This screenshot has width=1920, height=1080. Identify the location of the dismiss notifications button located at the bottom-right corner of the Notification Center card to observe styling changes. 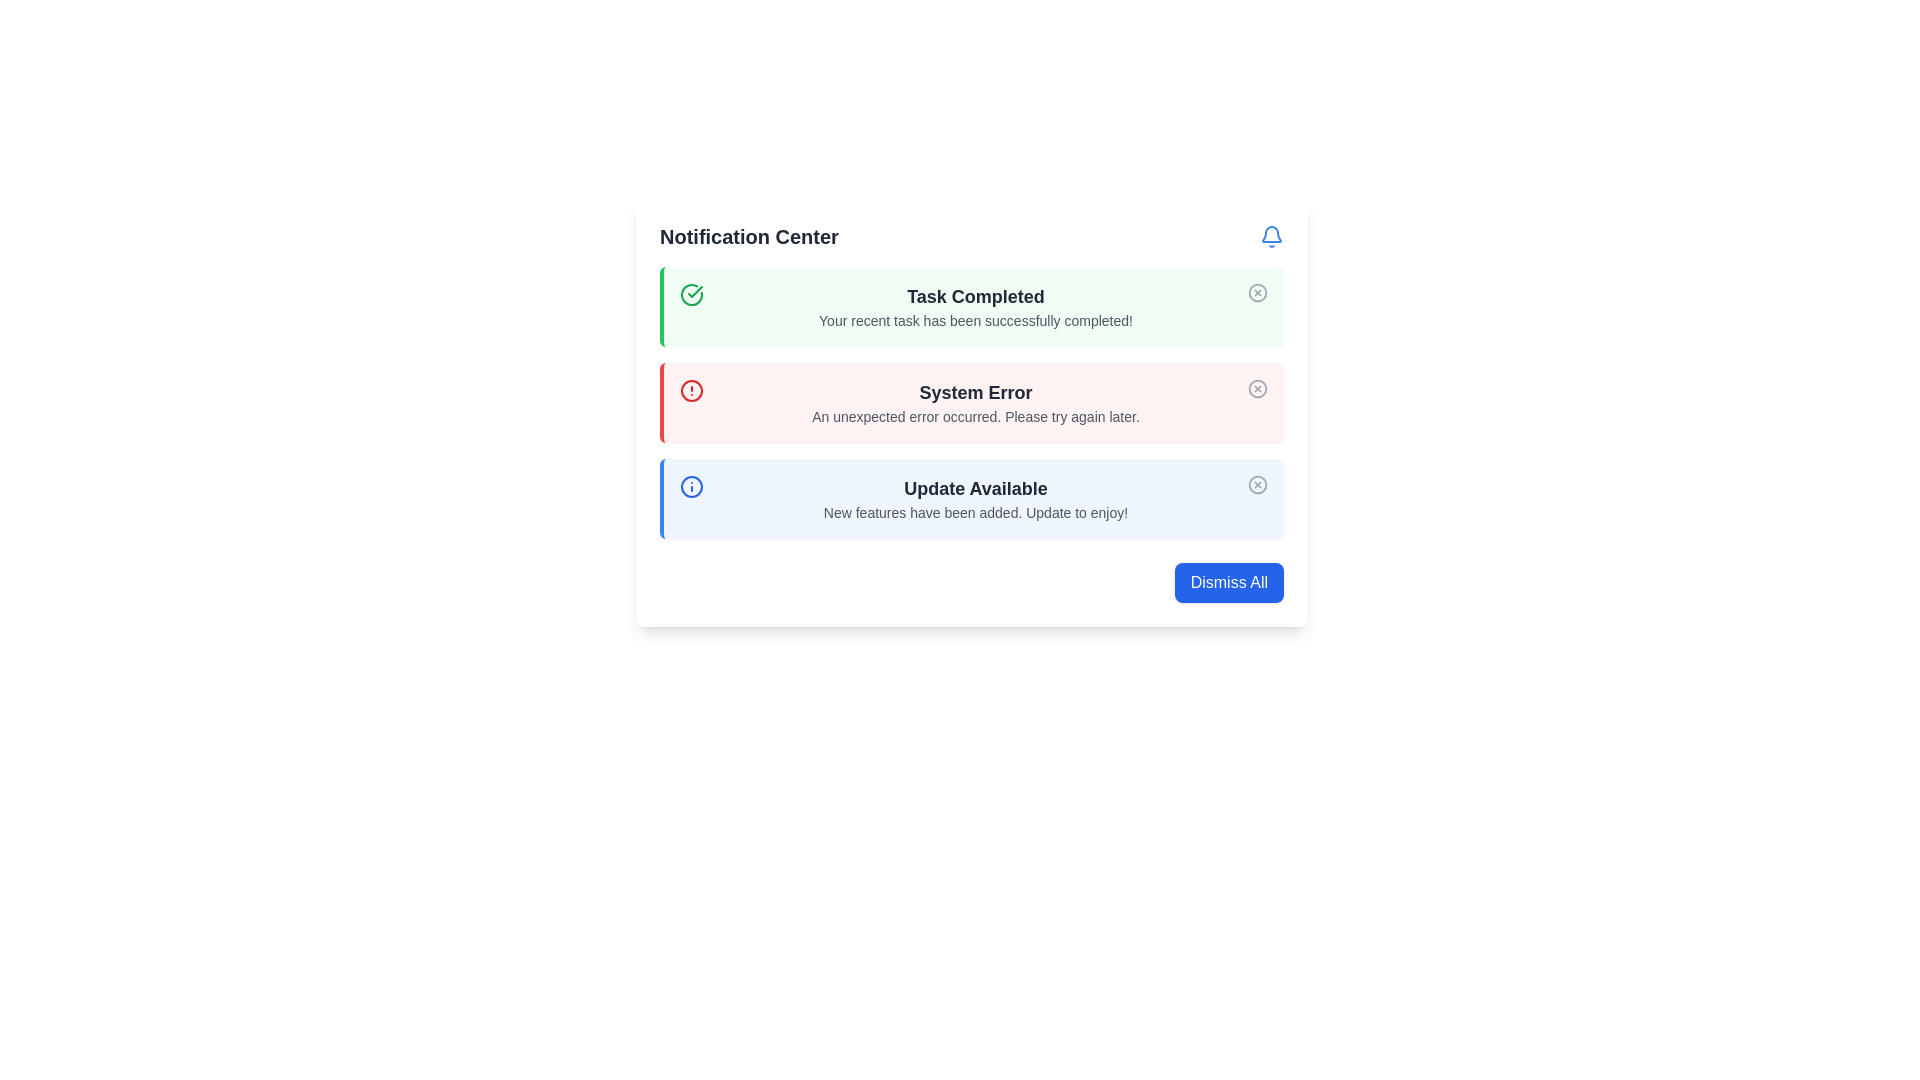
(1228, 582).